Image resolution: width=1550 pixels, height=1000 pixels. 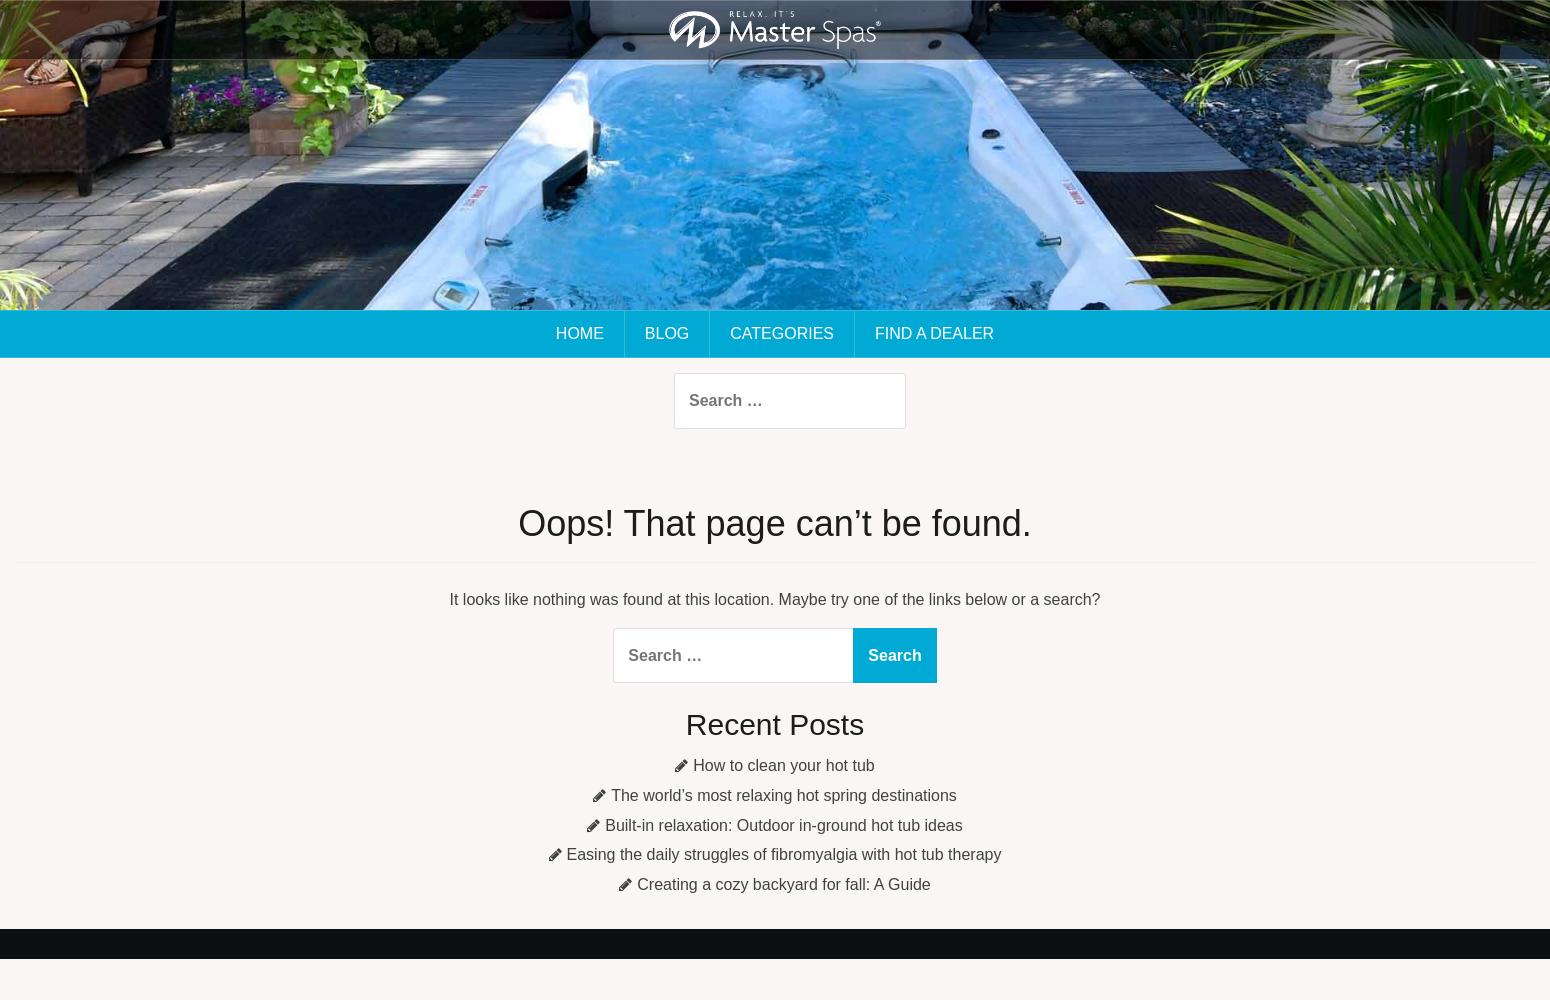 I want to click on 'The world’s most relaxing hot spring destinations', so click(x=782, y=794).